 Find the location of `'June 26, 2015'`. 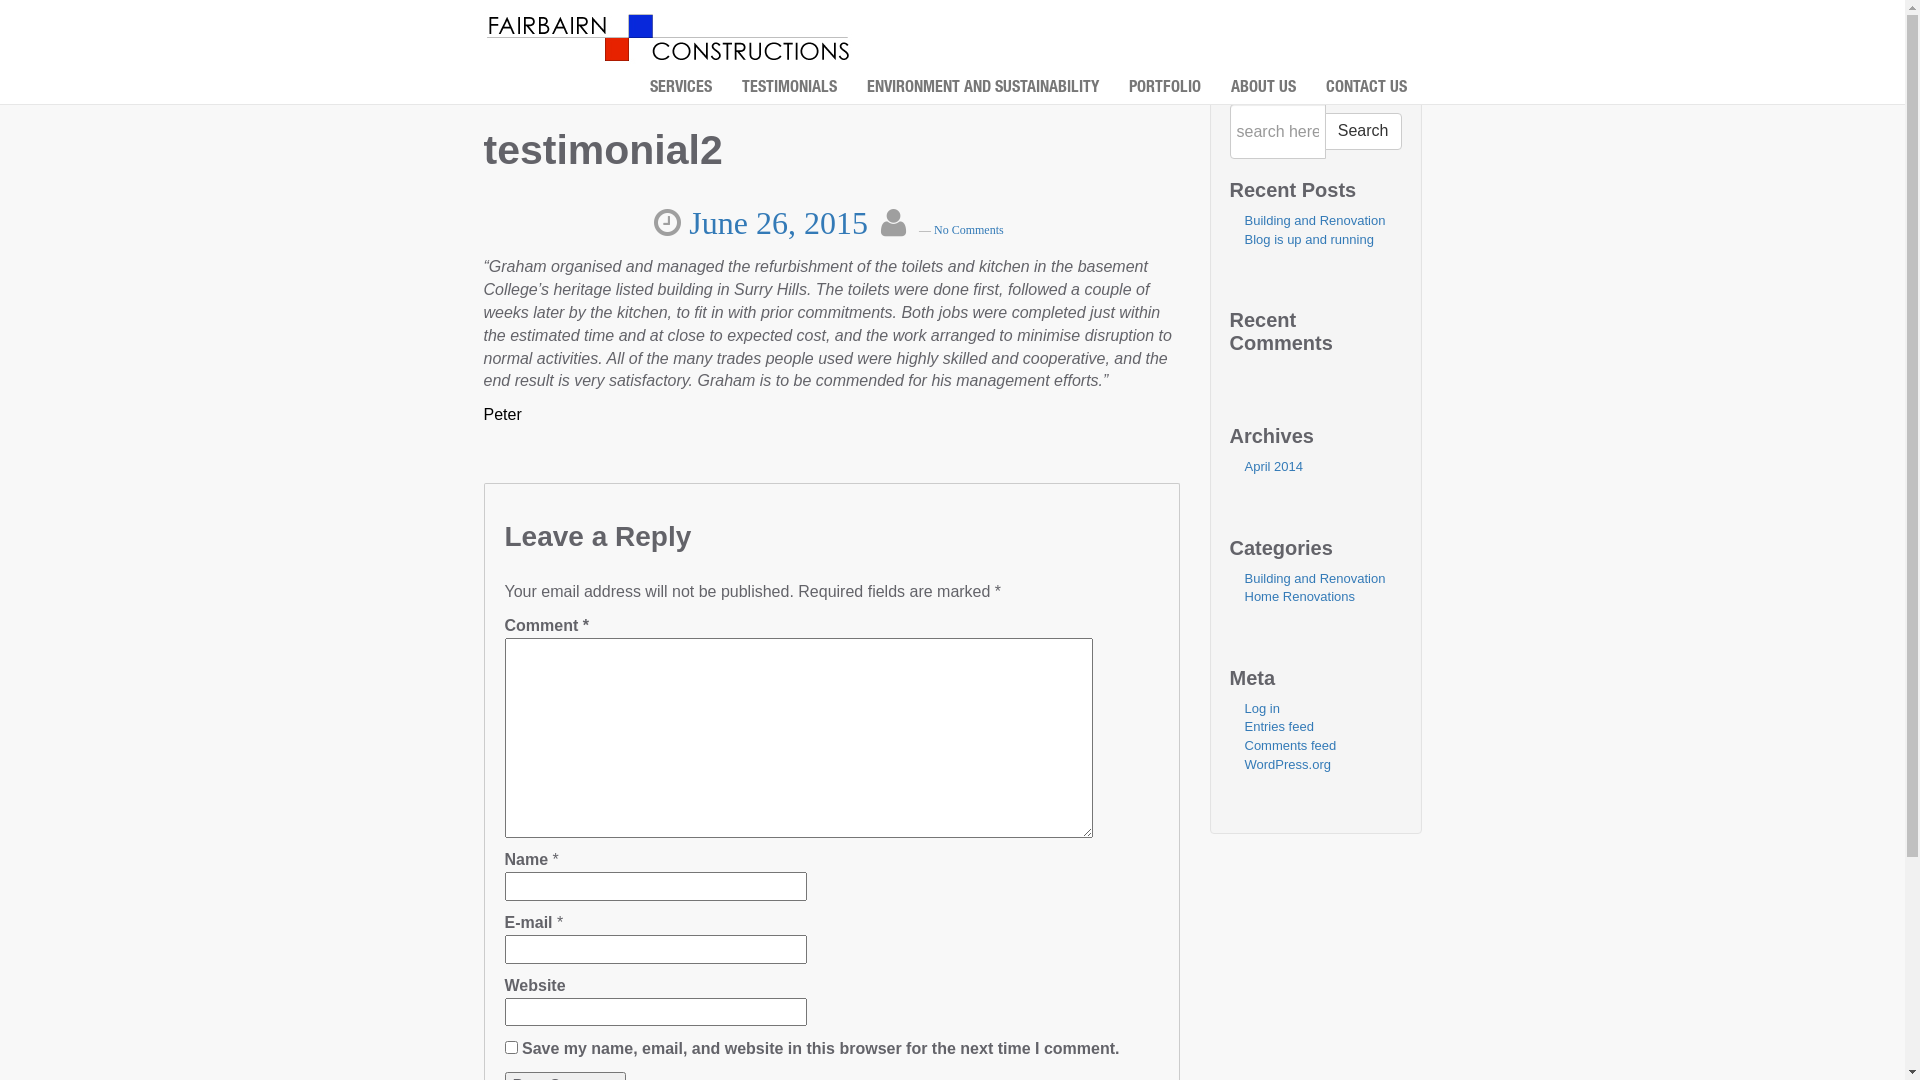

'June 26, 2015' is located at coordinates (780, 223).